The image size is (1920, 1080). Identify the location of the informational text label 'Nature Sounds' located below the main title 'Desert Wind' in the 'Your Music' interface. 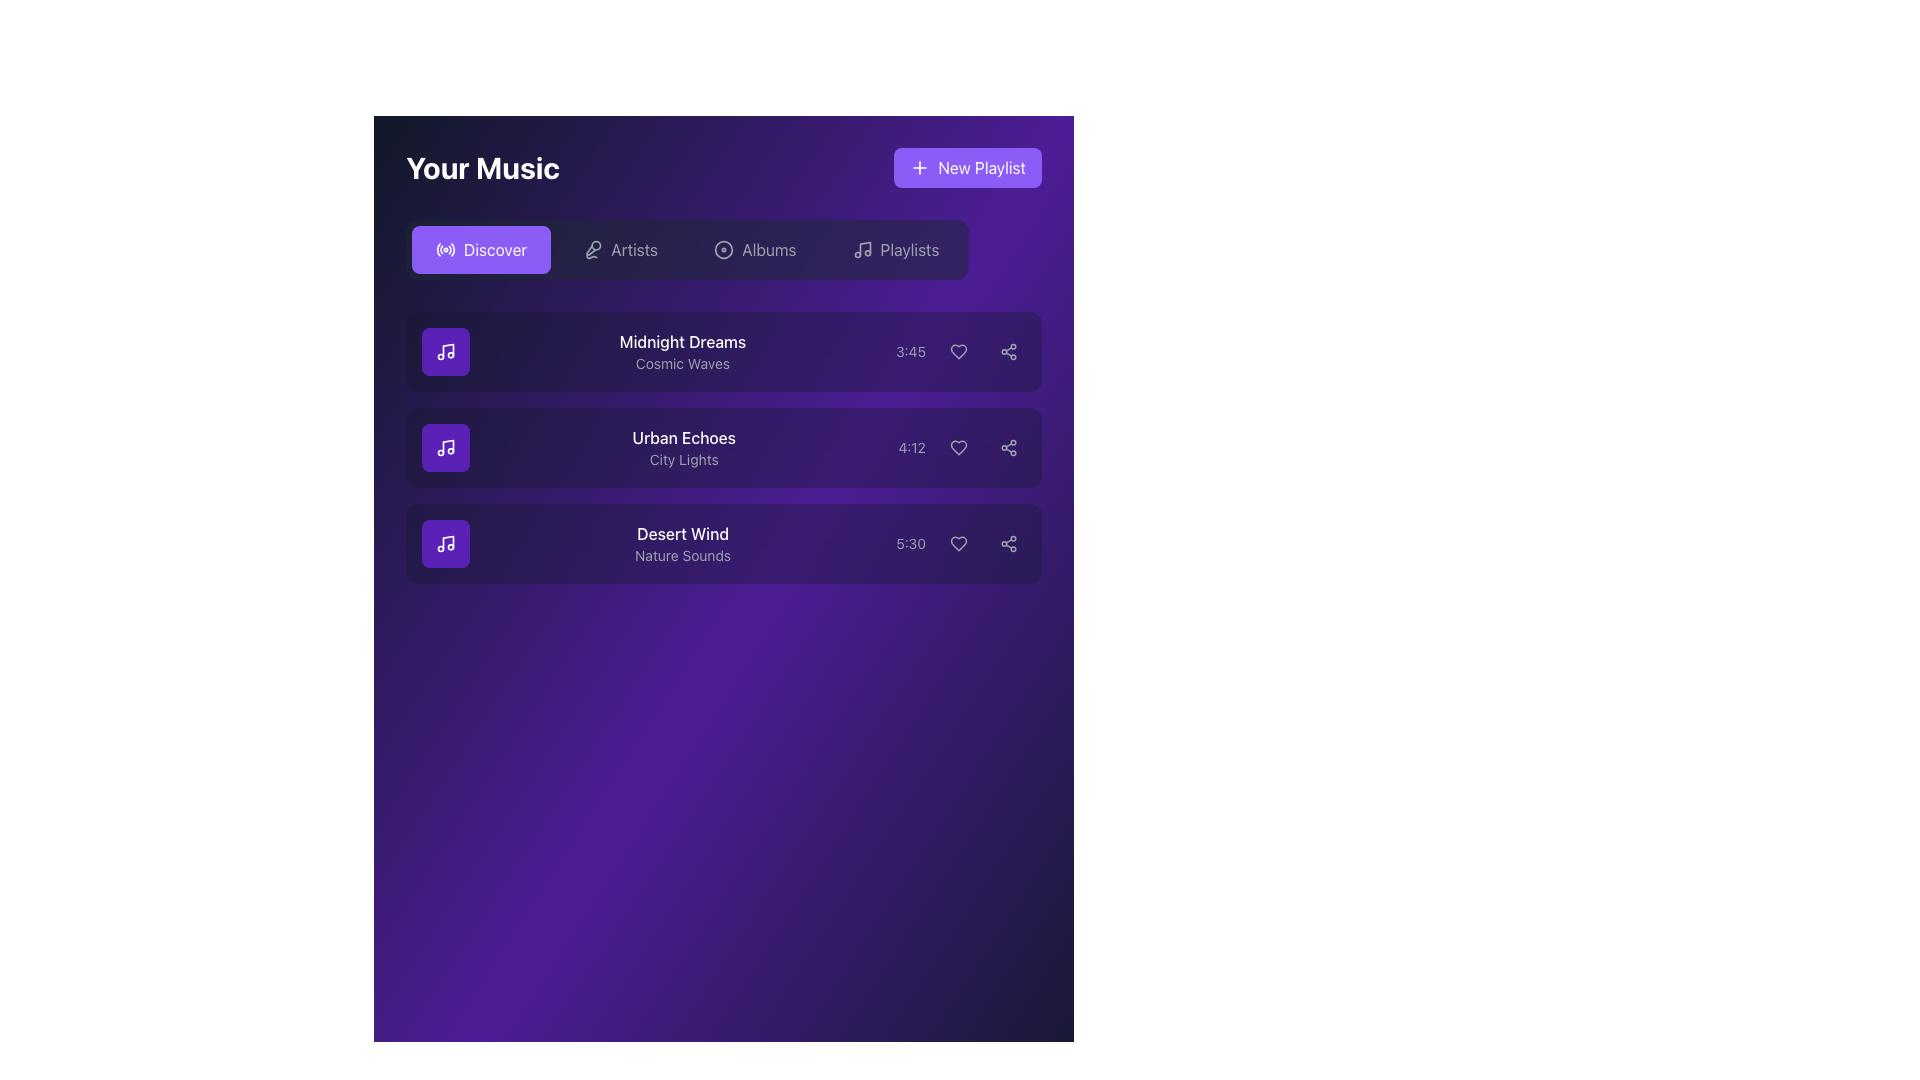
(683, 555).